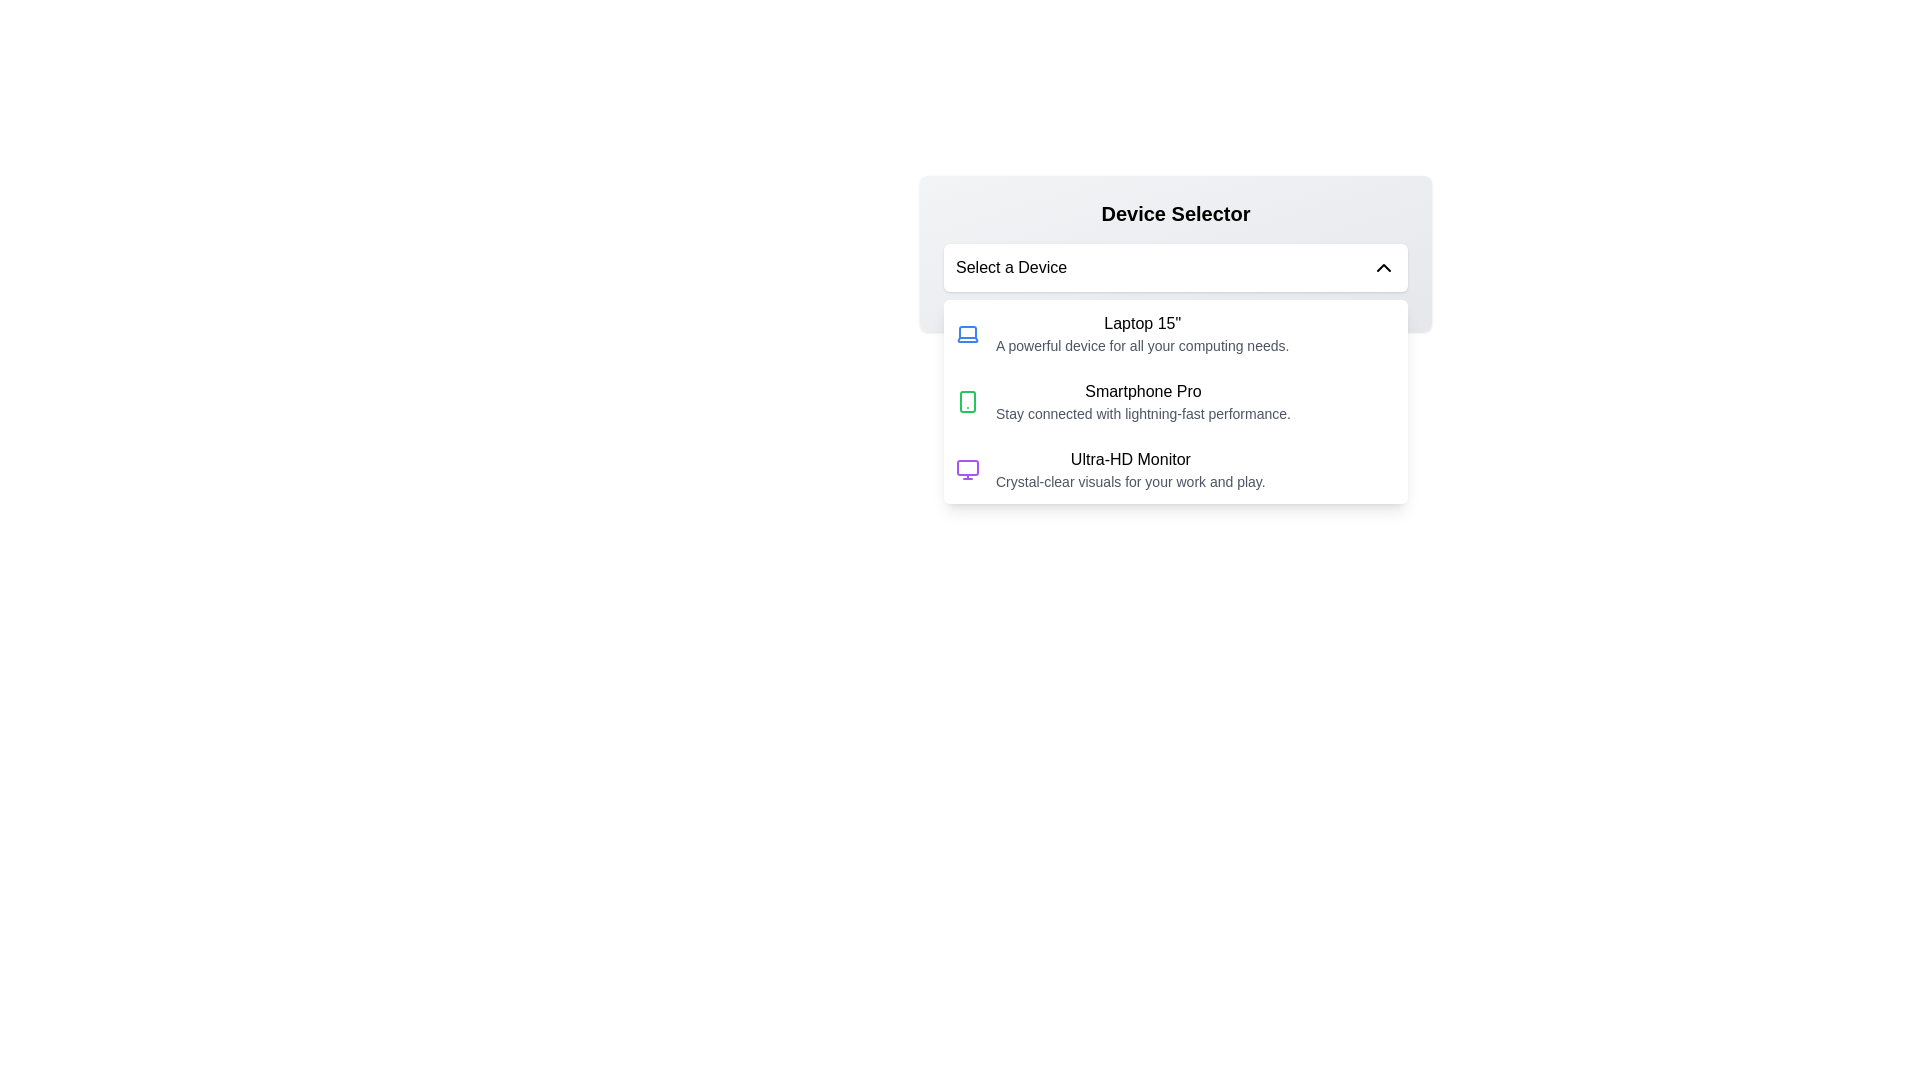 Image resolution: width=1920 pixels, height=1080 pixels. What do you see at coordinates (1176, 213) in the screenshot?
I see `the title text label at the top center of the device selection interface, which provides context to the choices below` at bounding box center [1176, 213].